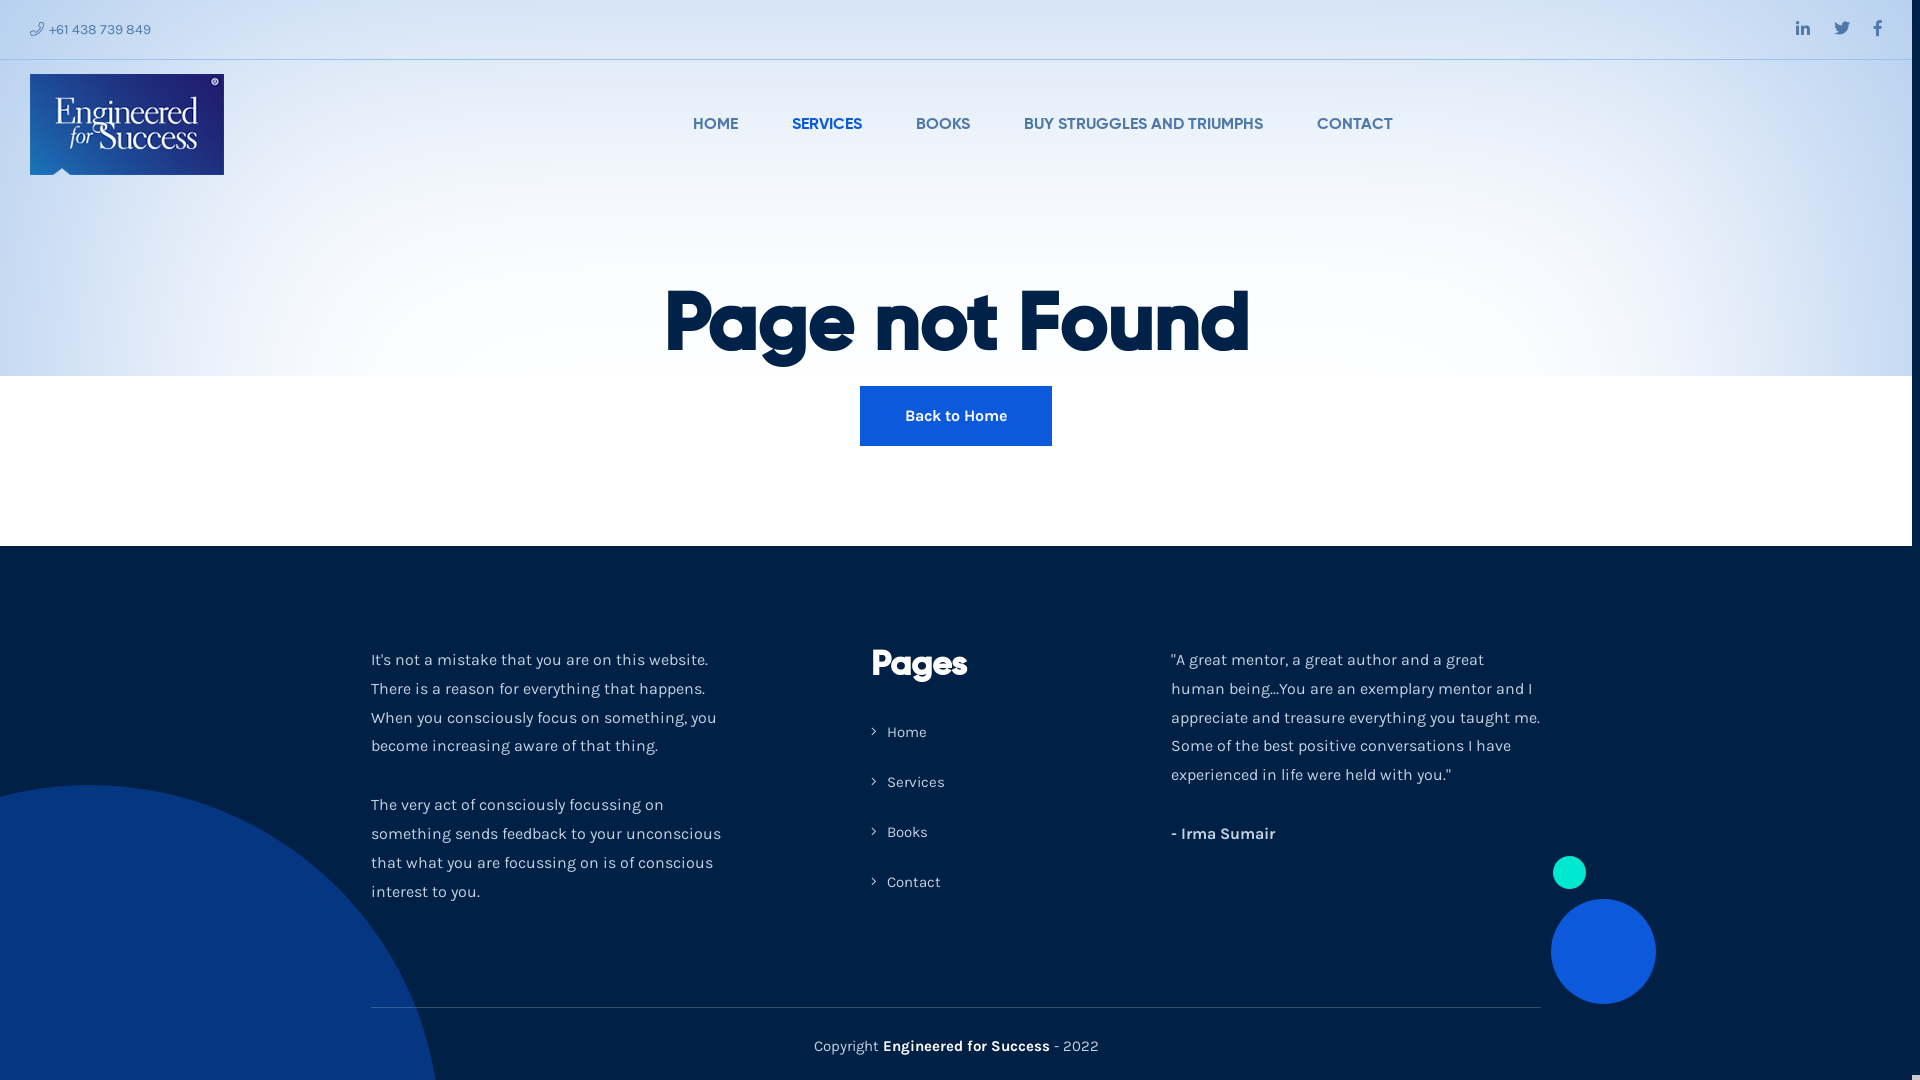  What do you see at coordinates (906, 781) in the screenshot?
I see `'Services'` at bounding box center [906, 781].